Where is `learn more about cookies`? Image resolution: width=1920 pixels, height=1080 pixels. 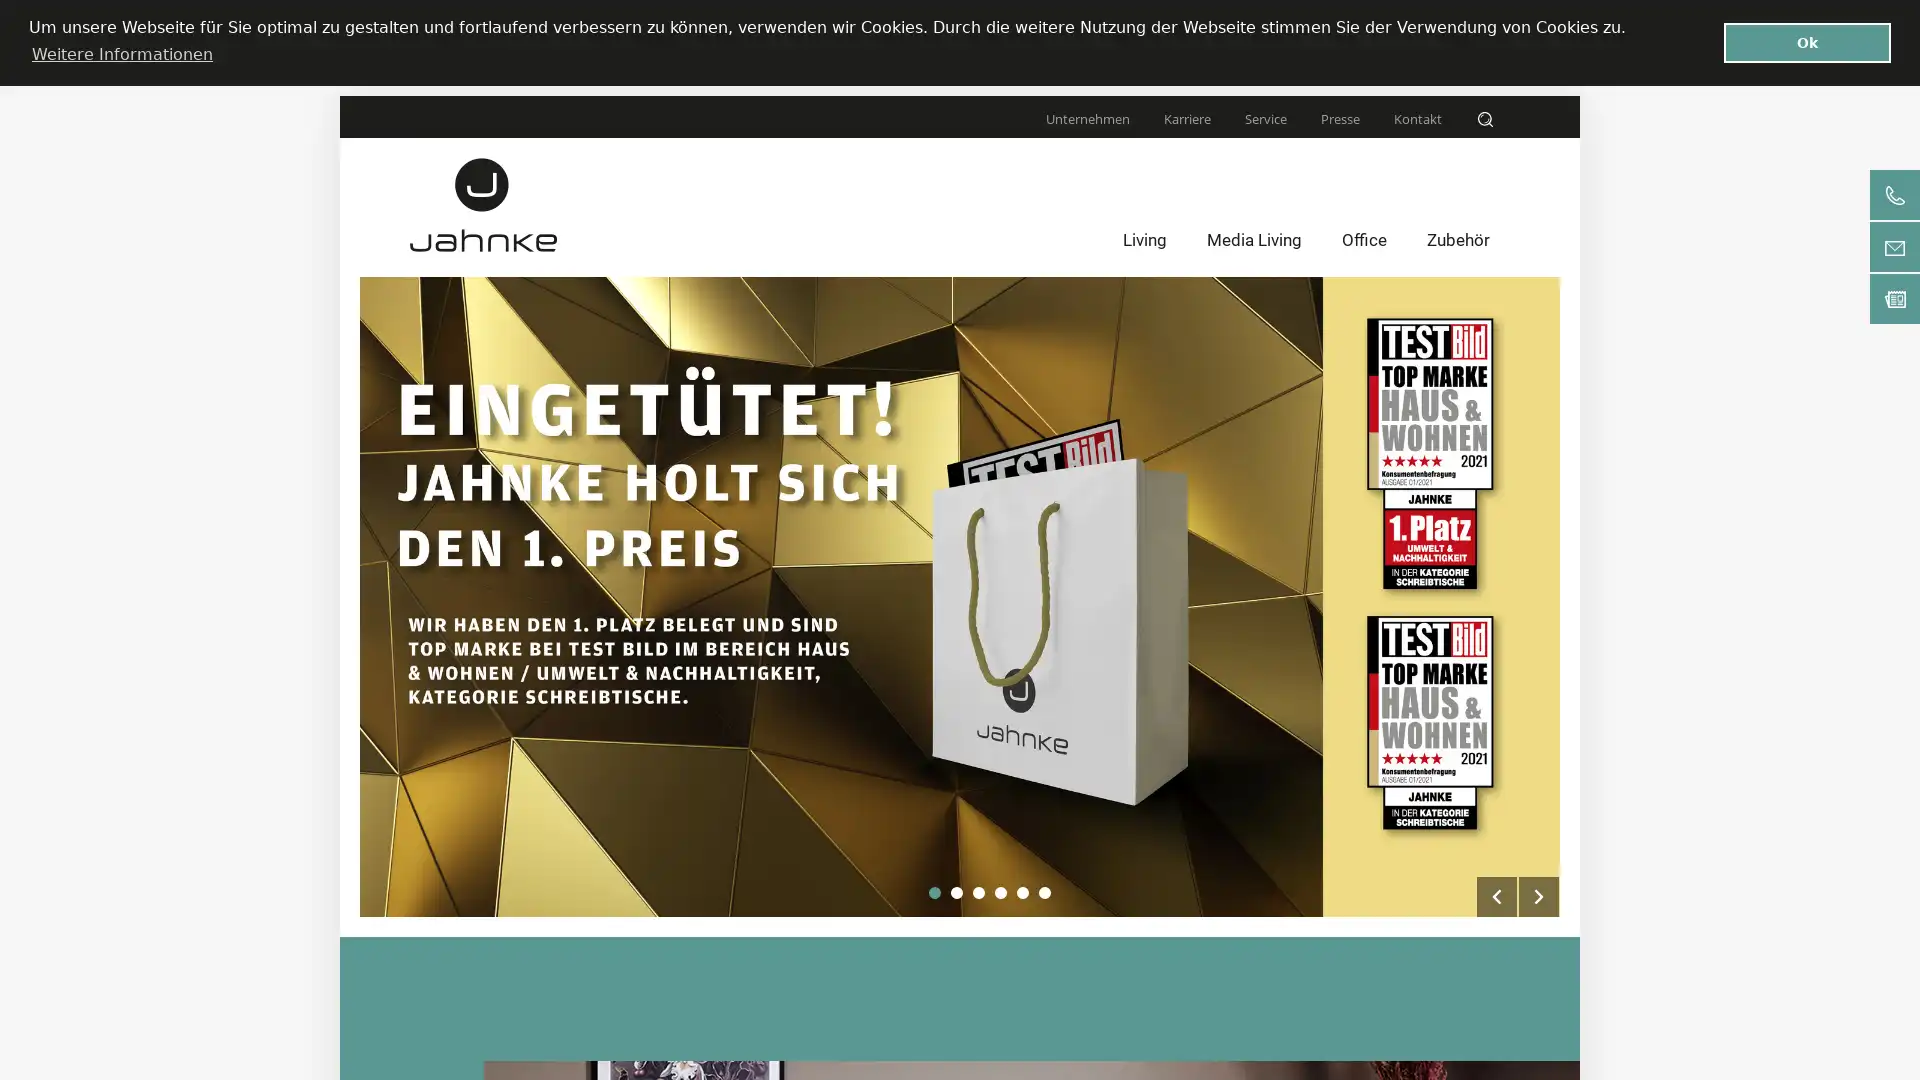 learn more about cookies is located at coordinates (120, 53).